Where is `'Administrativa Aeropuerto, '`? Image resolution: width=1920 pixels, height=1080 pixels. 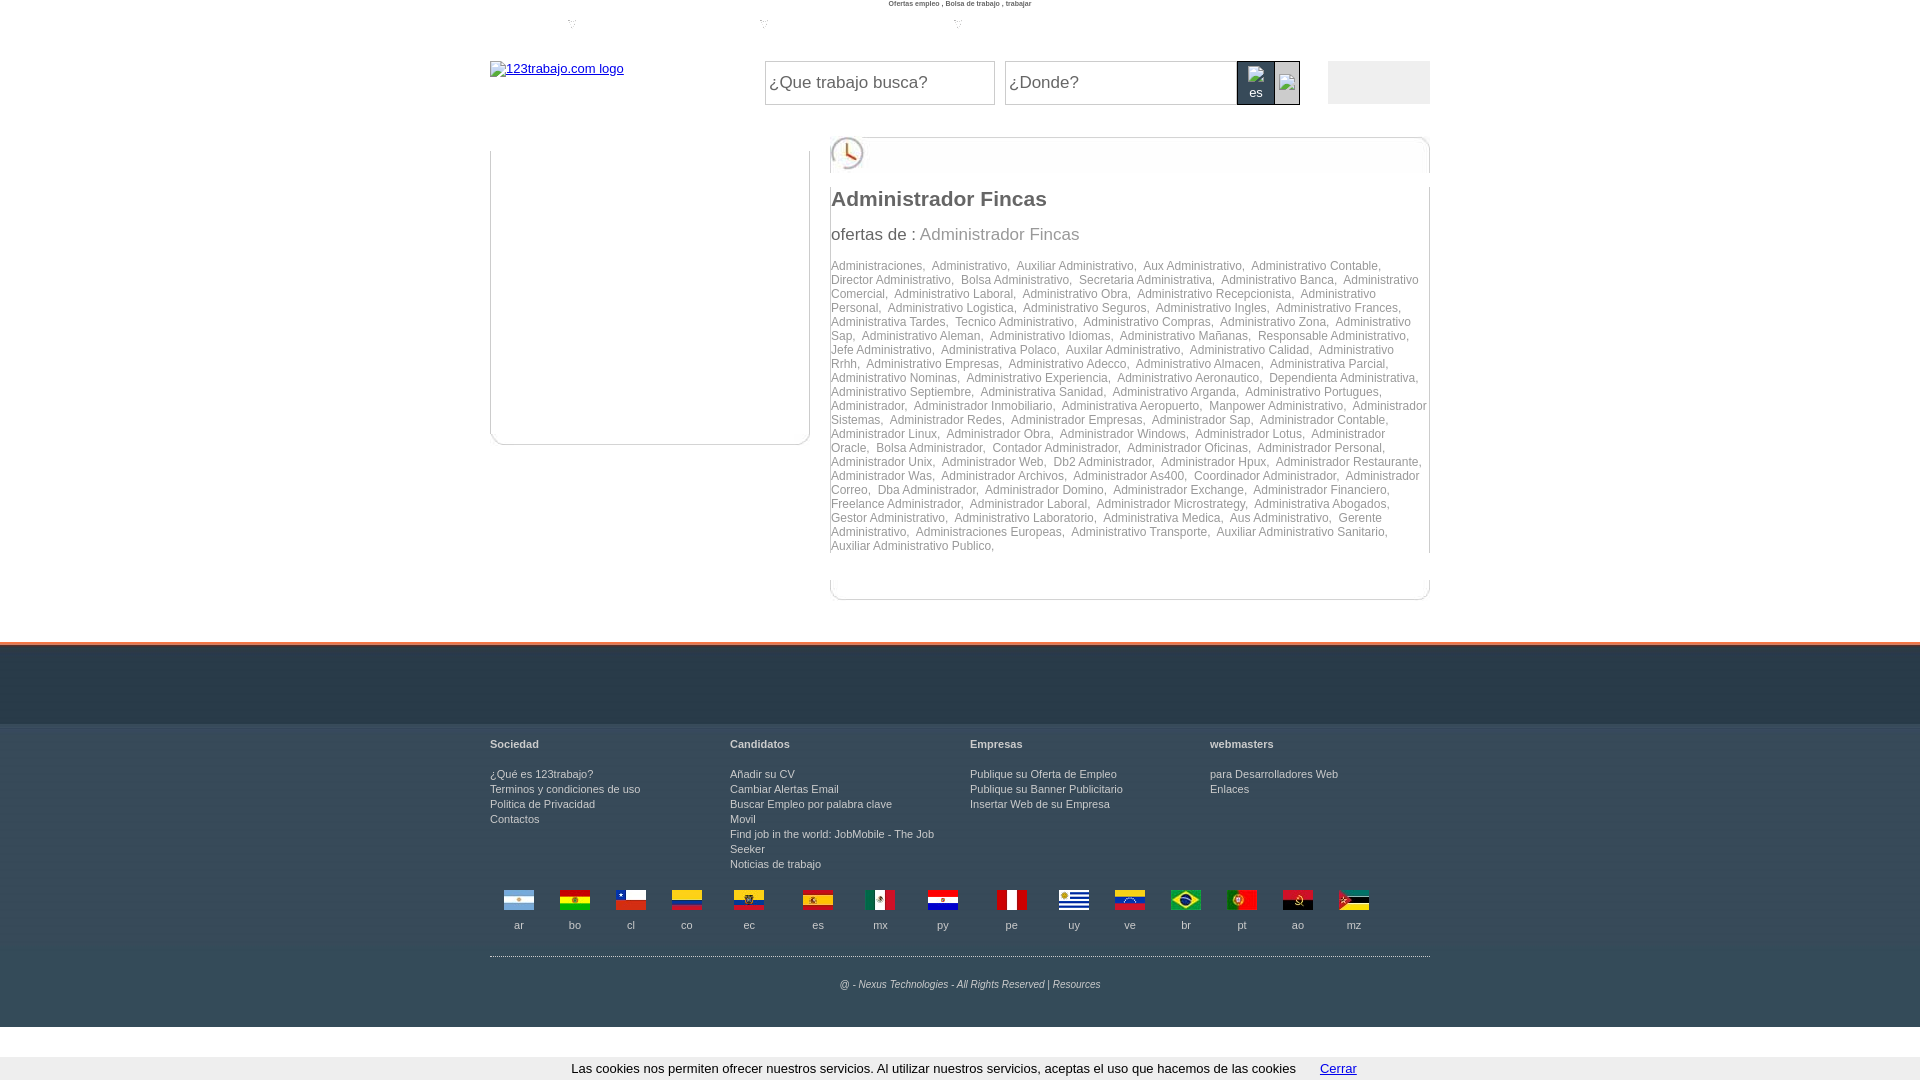
'Administrativa Aeropuerto, ' is located at coordinates (1135, 405).